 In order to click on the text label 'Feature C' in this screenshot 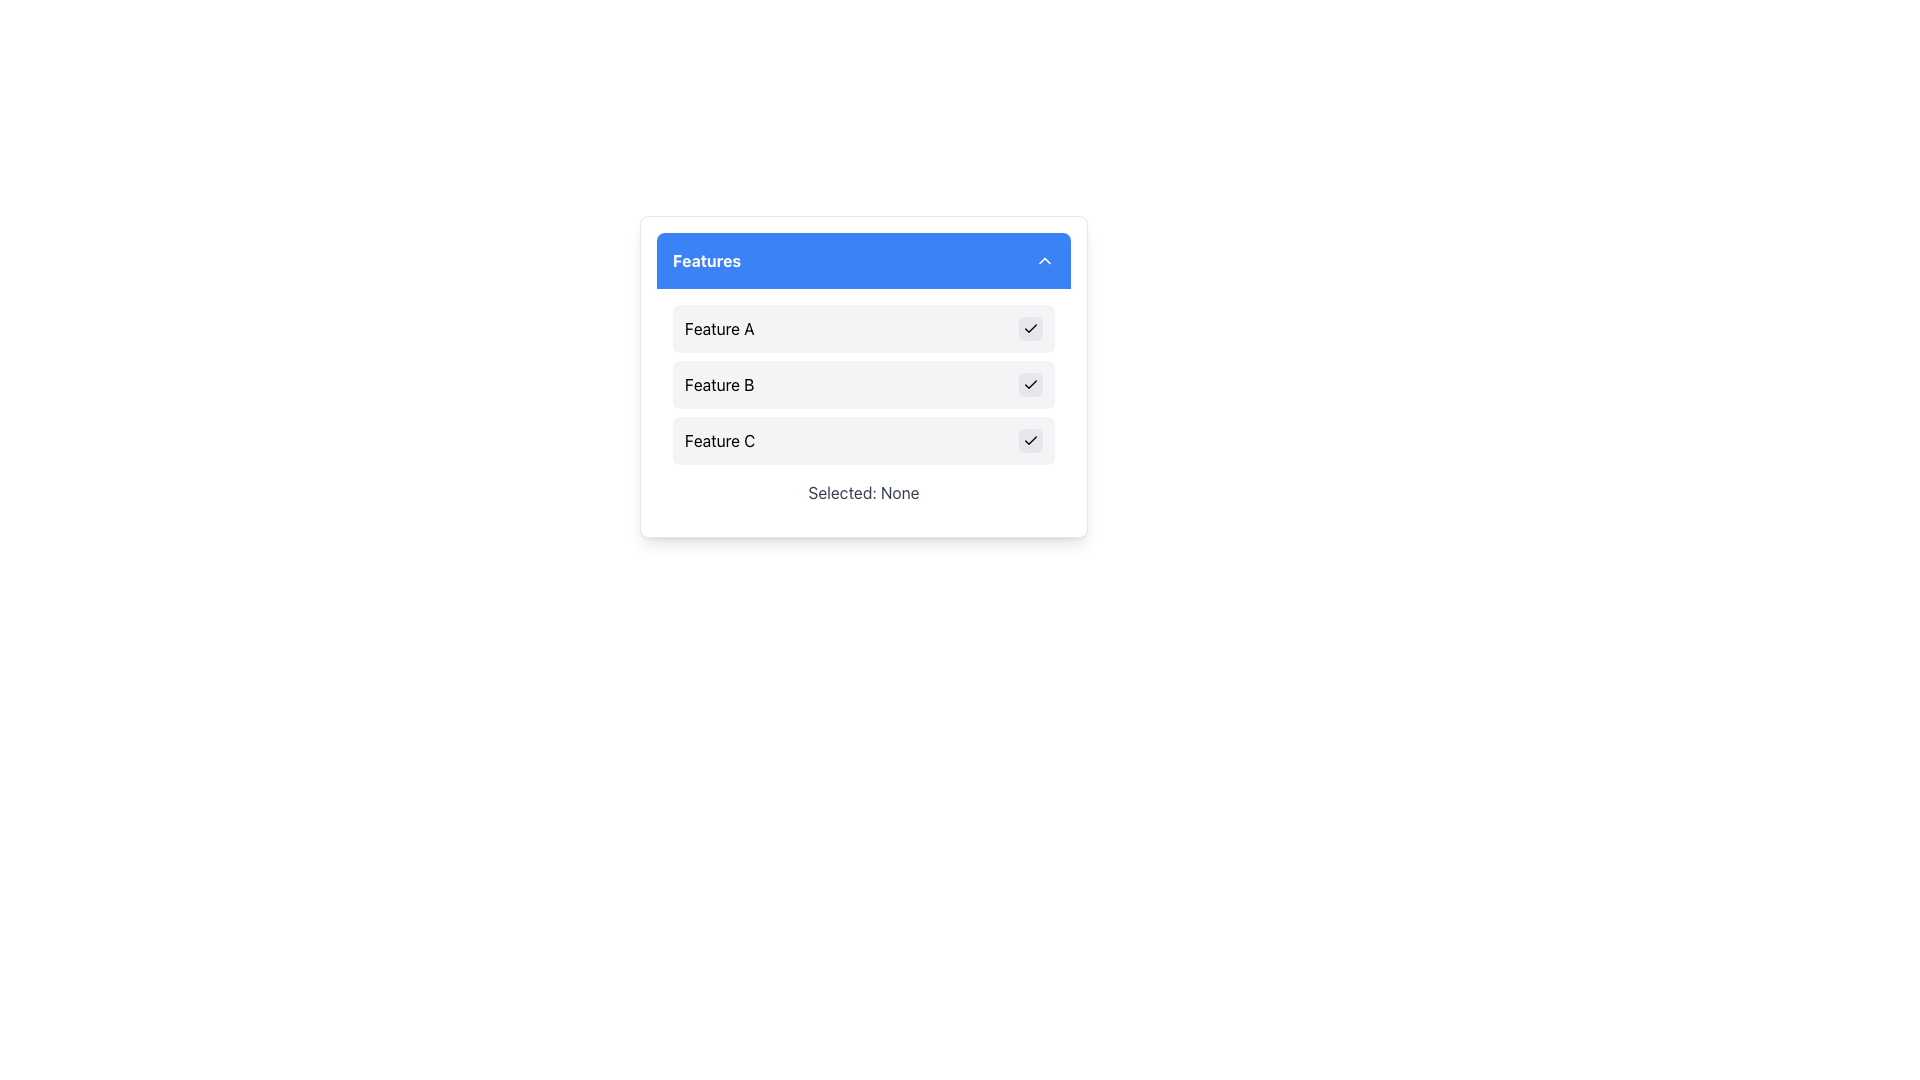, I will do `click(720, 439)`.